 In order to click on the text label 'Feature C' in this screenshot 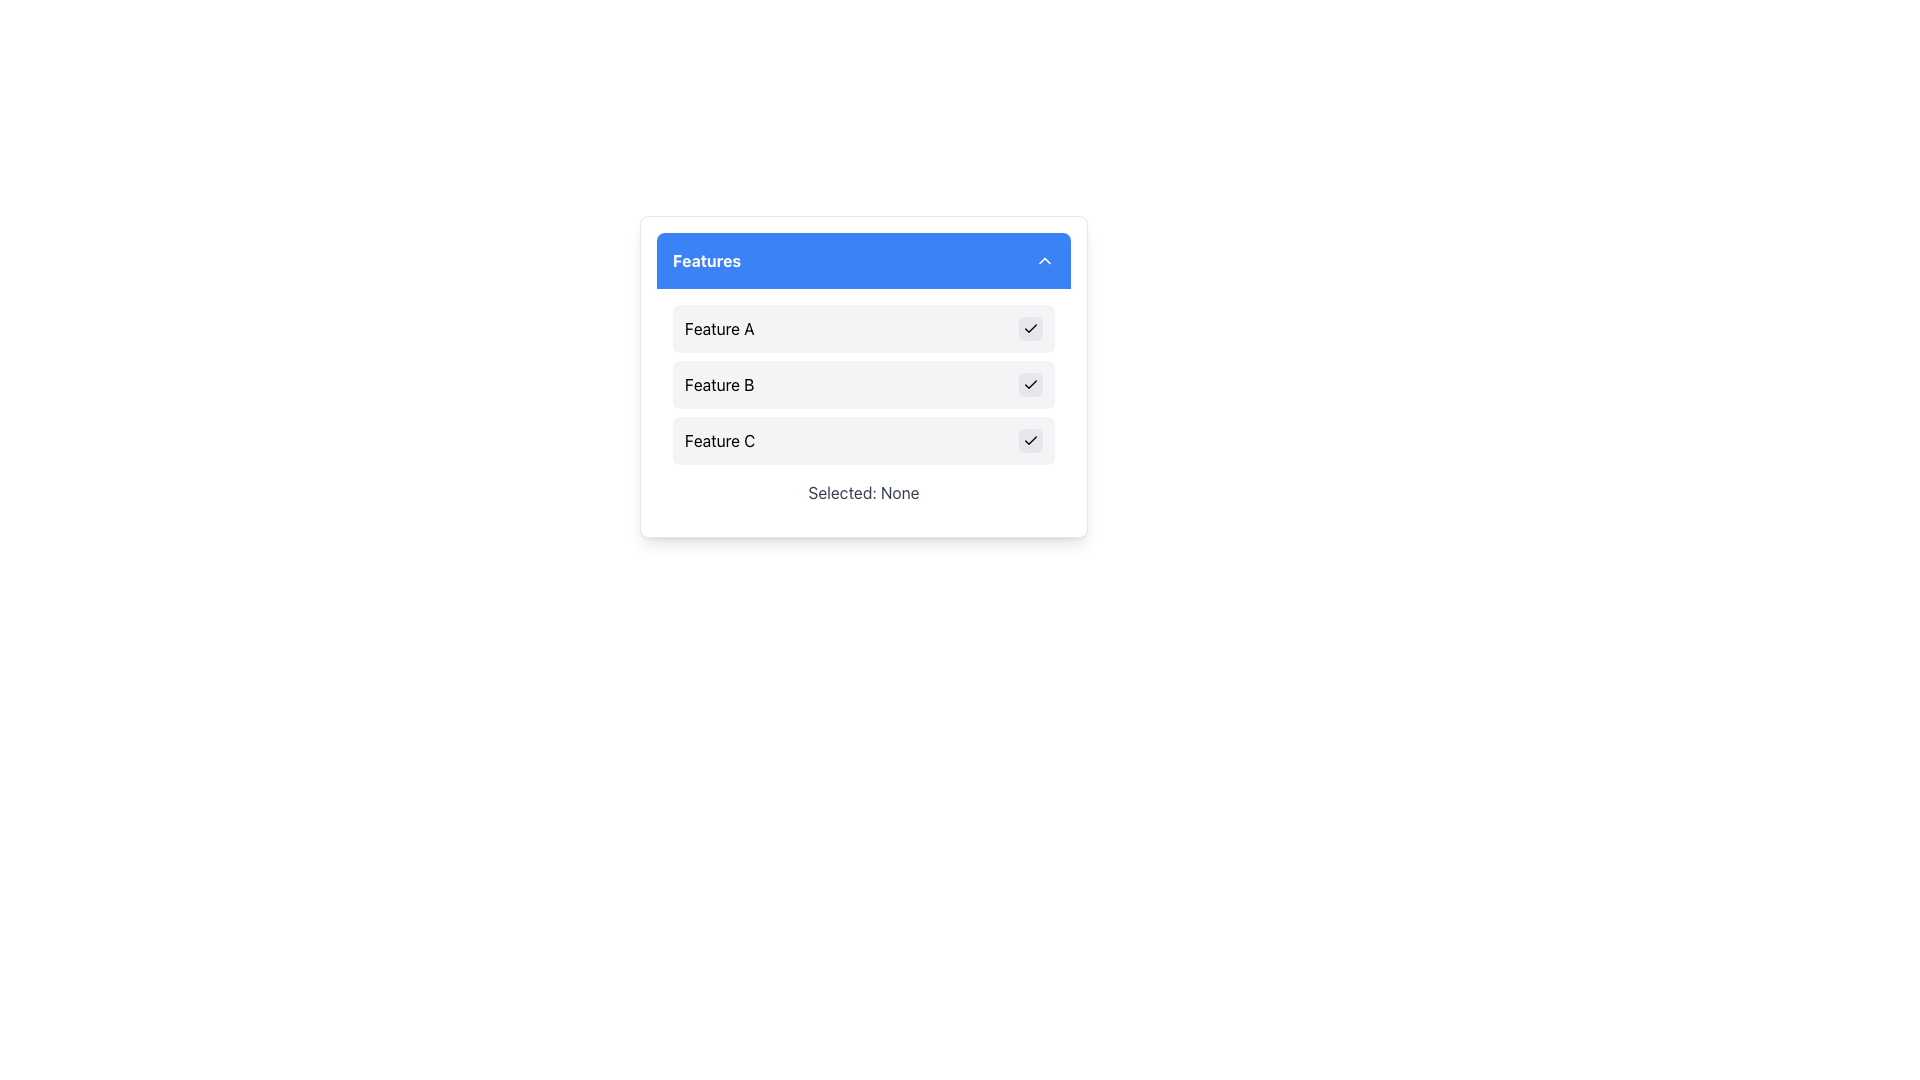, I will do `click(720, 439)`.